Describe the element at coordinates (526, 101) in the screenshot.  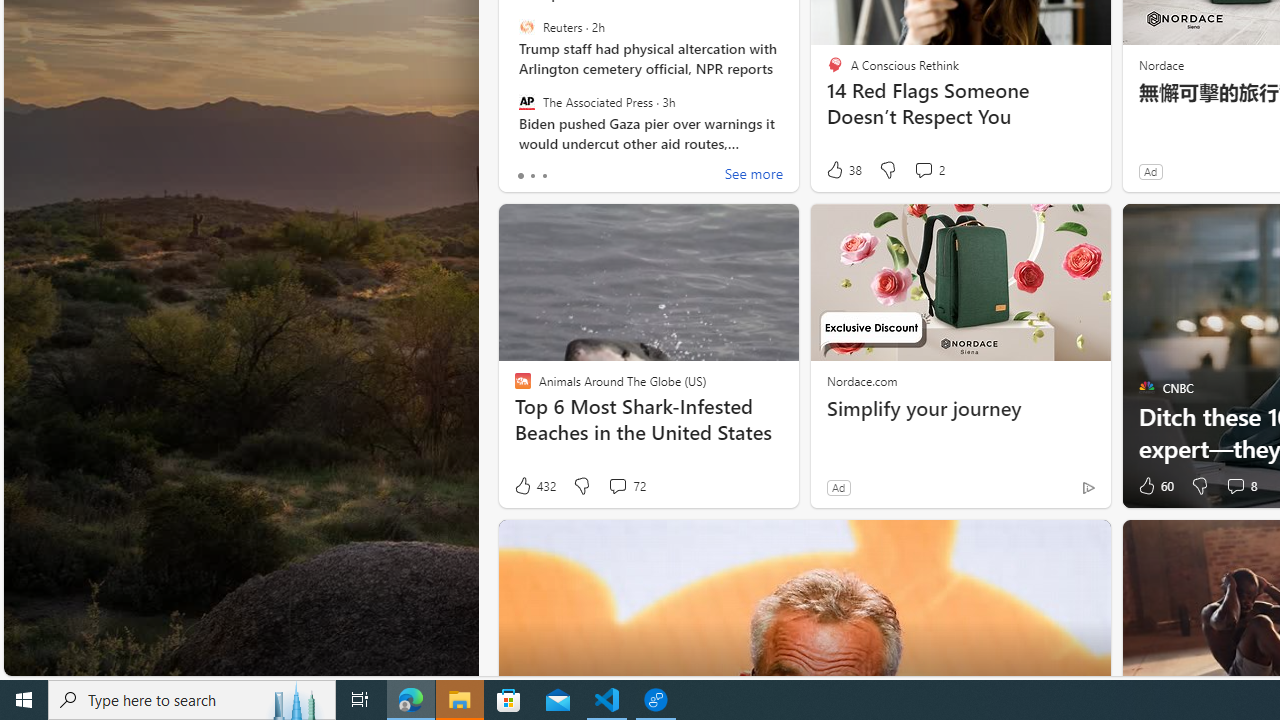
I see `'The Associated Press'` at that location.